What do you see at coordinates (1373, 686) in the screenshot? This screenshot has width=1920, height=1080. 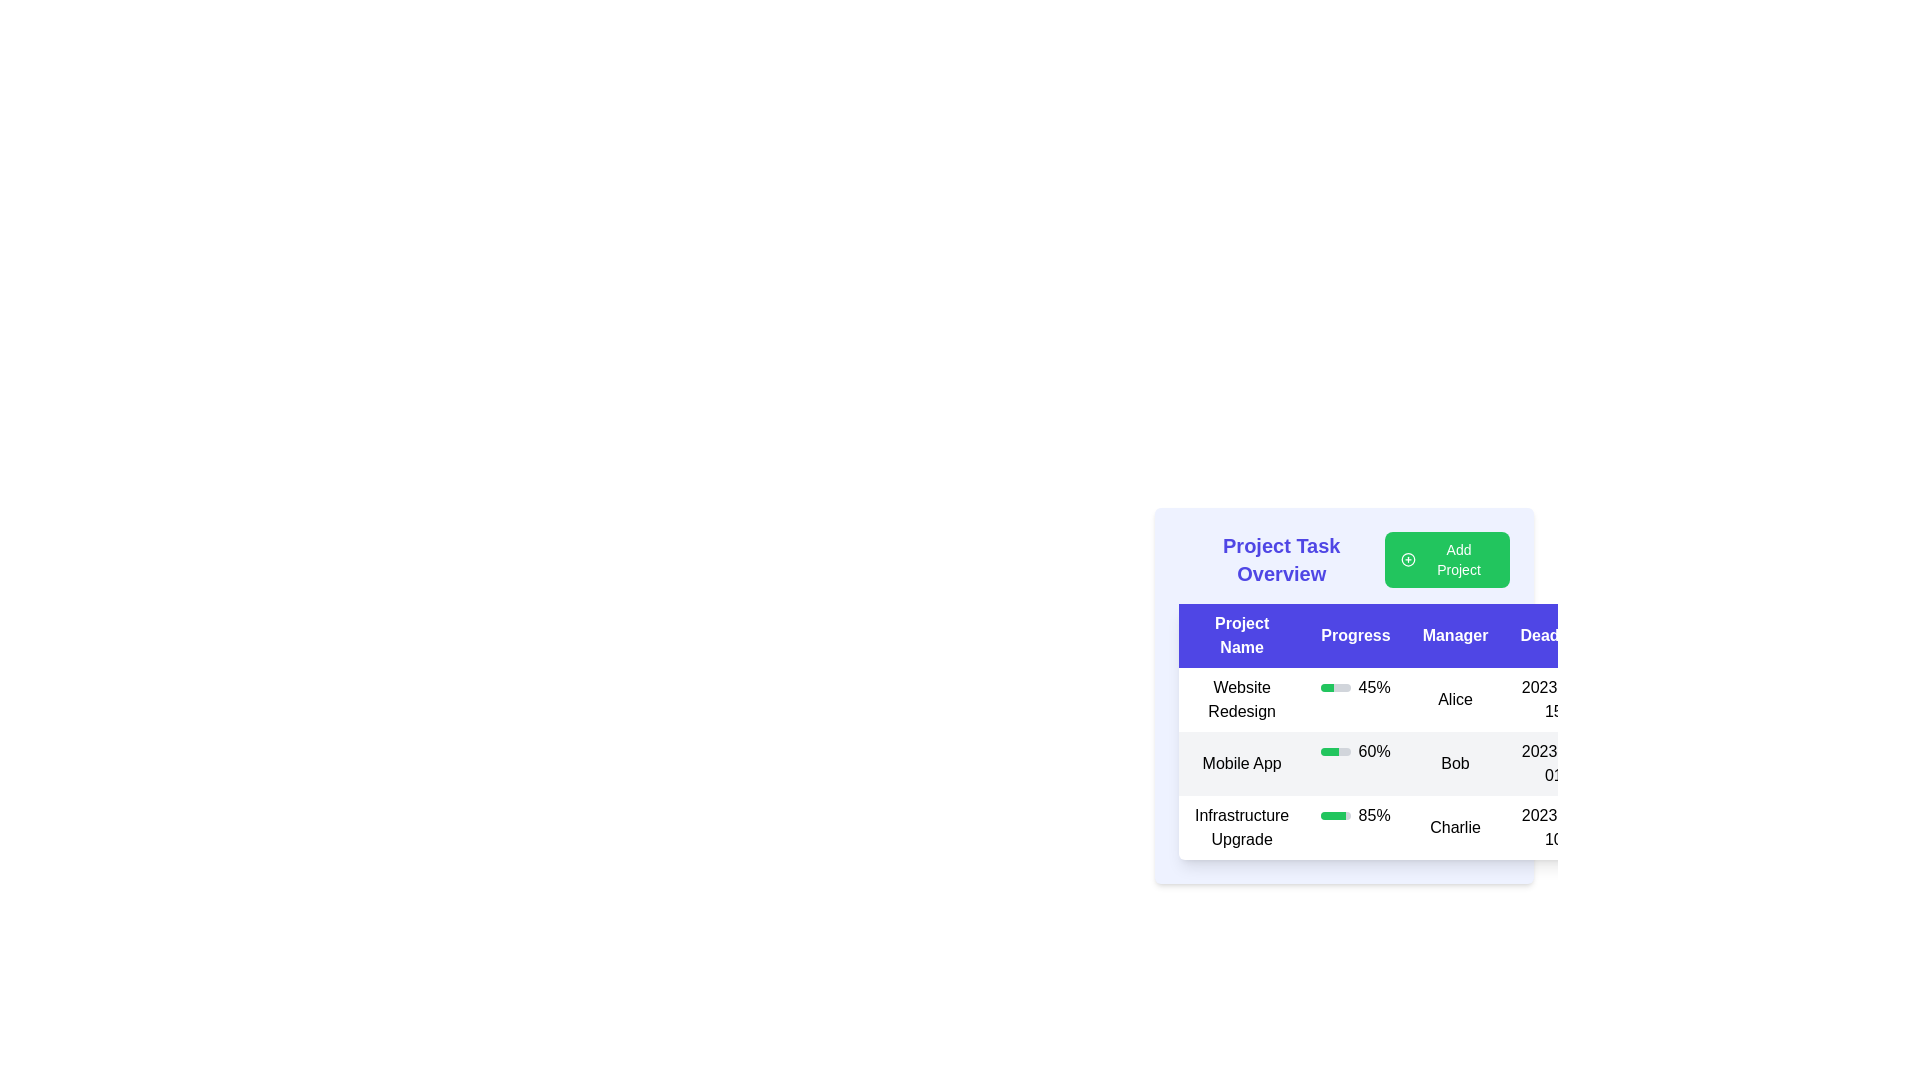 I see `the bold black text label reading '45%' under the 'Progress' column for 'Website Redesign'` at bounding box center [1373, 686].